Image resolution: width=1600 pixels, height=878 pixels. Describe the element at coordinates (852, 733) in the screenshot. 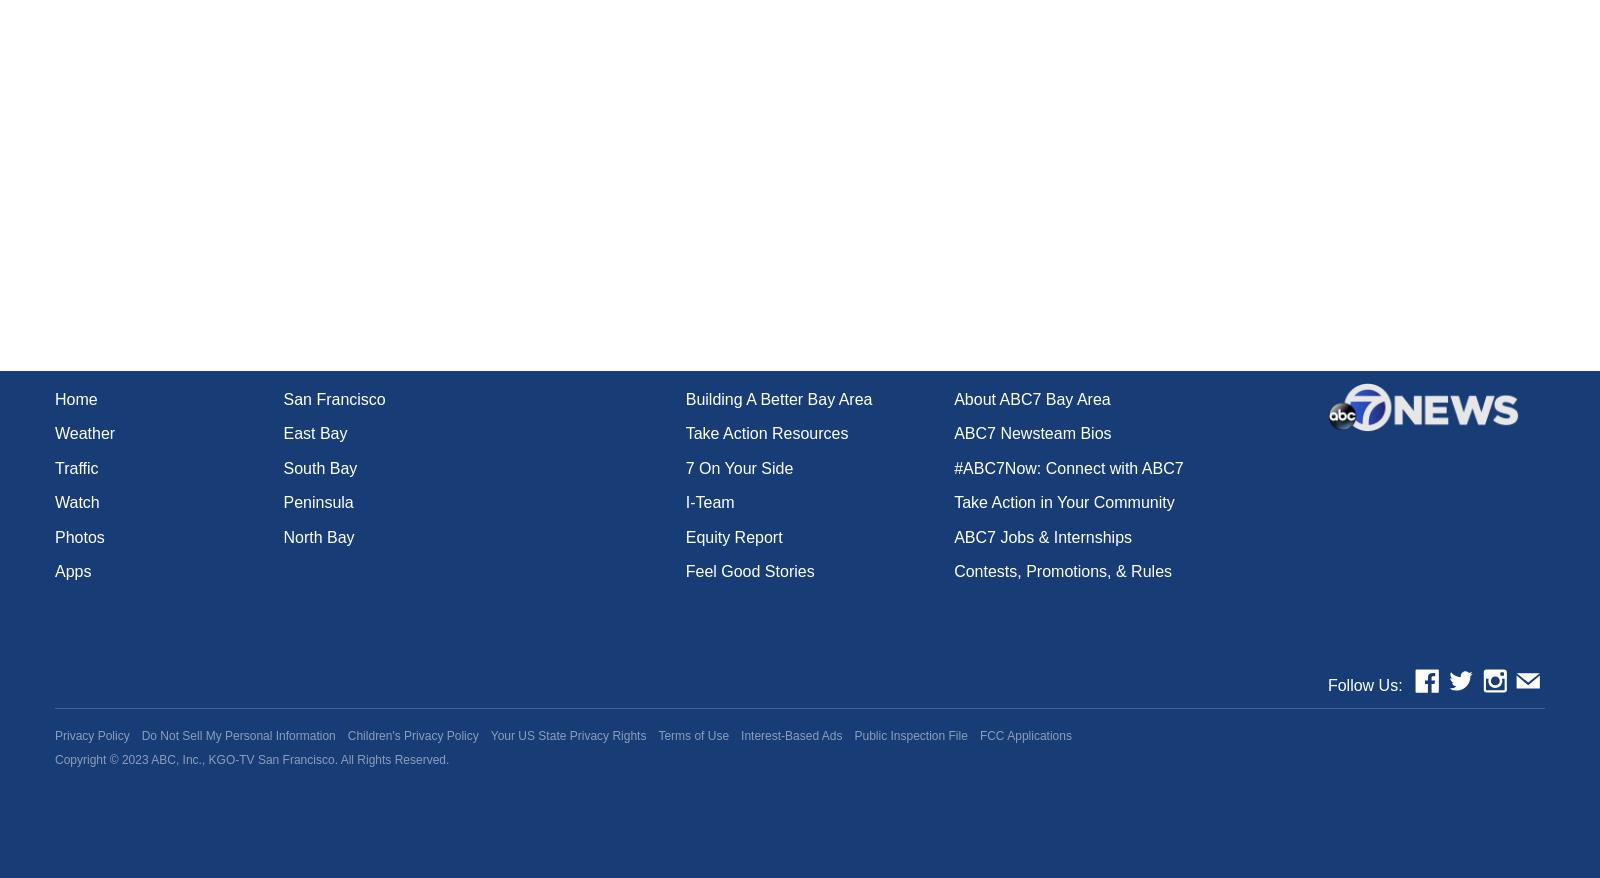

I see `'Public Inspection File'` at that location.